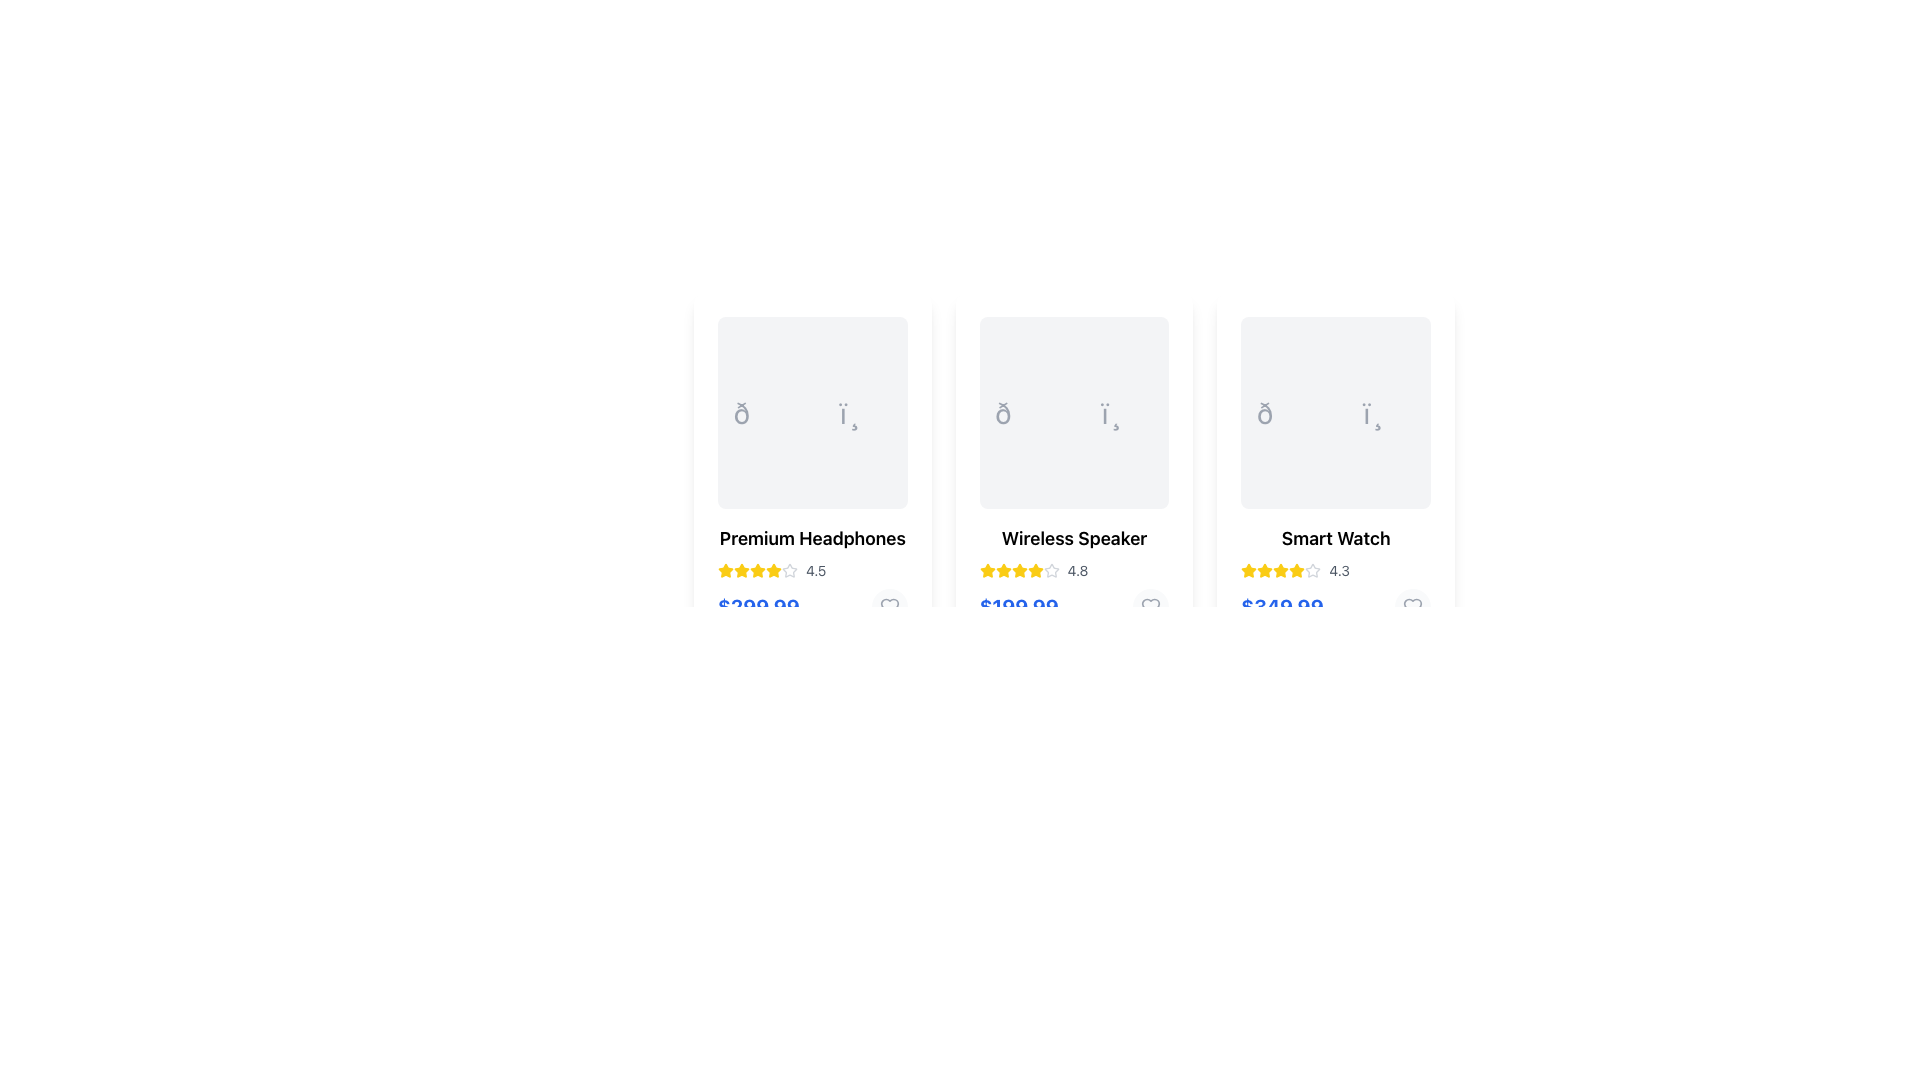 Image resolution: width=1920 pixels, height=1080 pixels. What do you see at coordinates (1003, 570) in the screenshot?
I see `the third star icon in the rating section of the 'Wireless Speaker' product card` at bounding box center [1003, 570].